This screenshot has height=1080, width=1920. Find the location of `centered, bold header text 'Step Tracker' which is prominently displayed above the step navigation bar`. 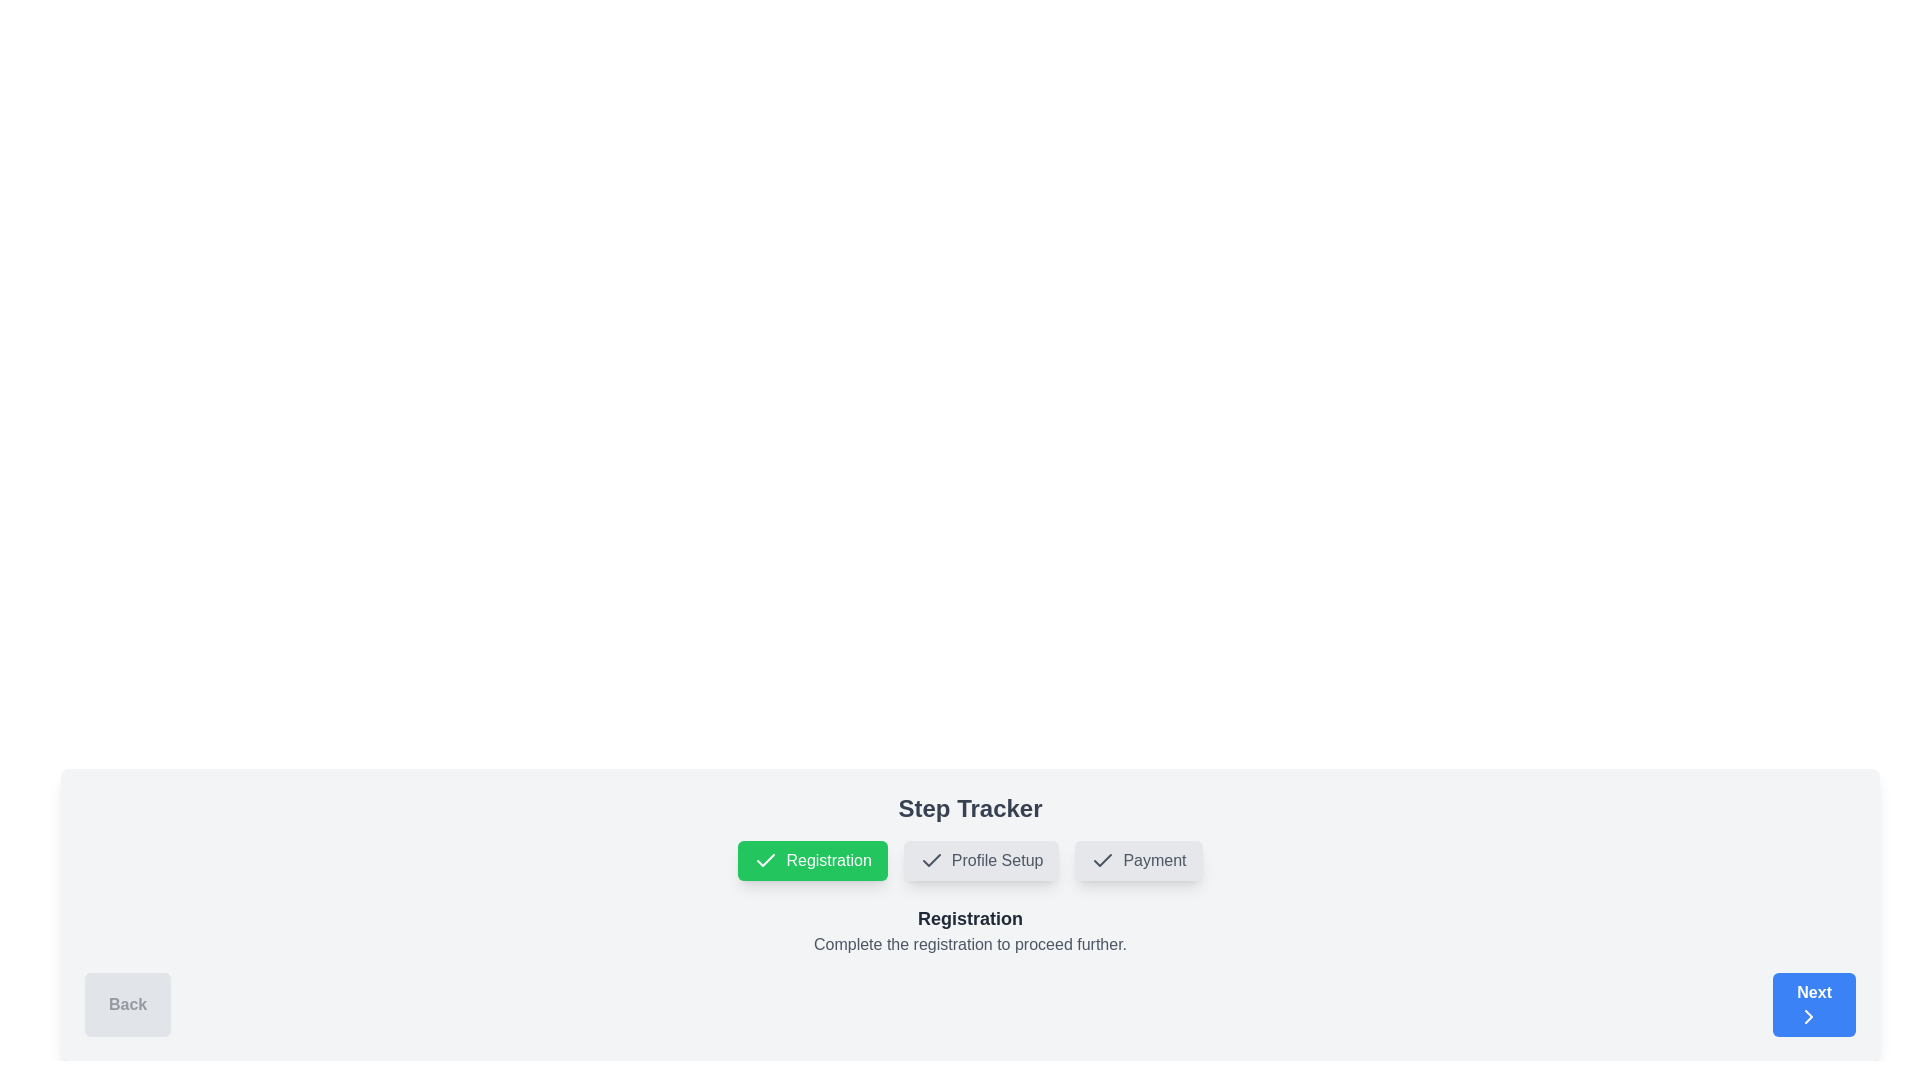

centered, bold header text 'Step Tracker' which is prominently displayed above the step navigation bar is located at coordinates (970, 808).